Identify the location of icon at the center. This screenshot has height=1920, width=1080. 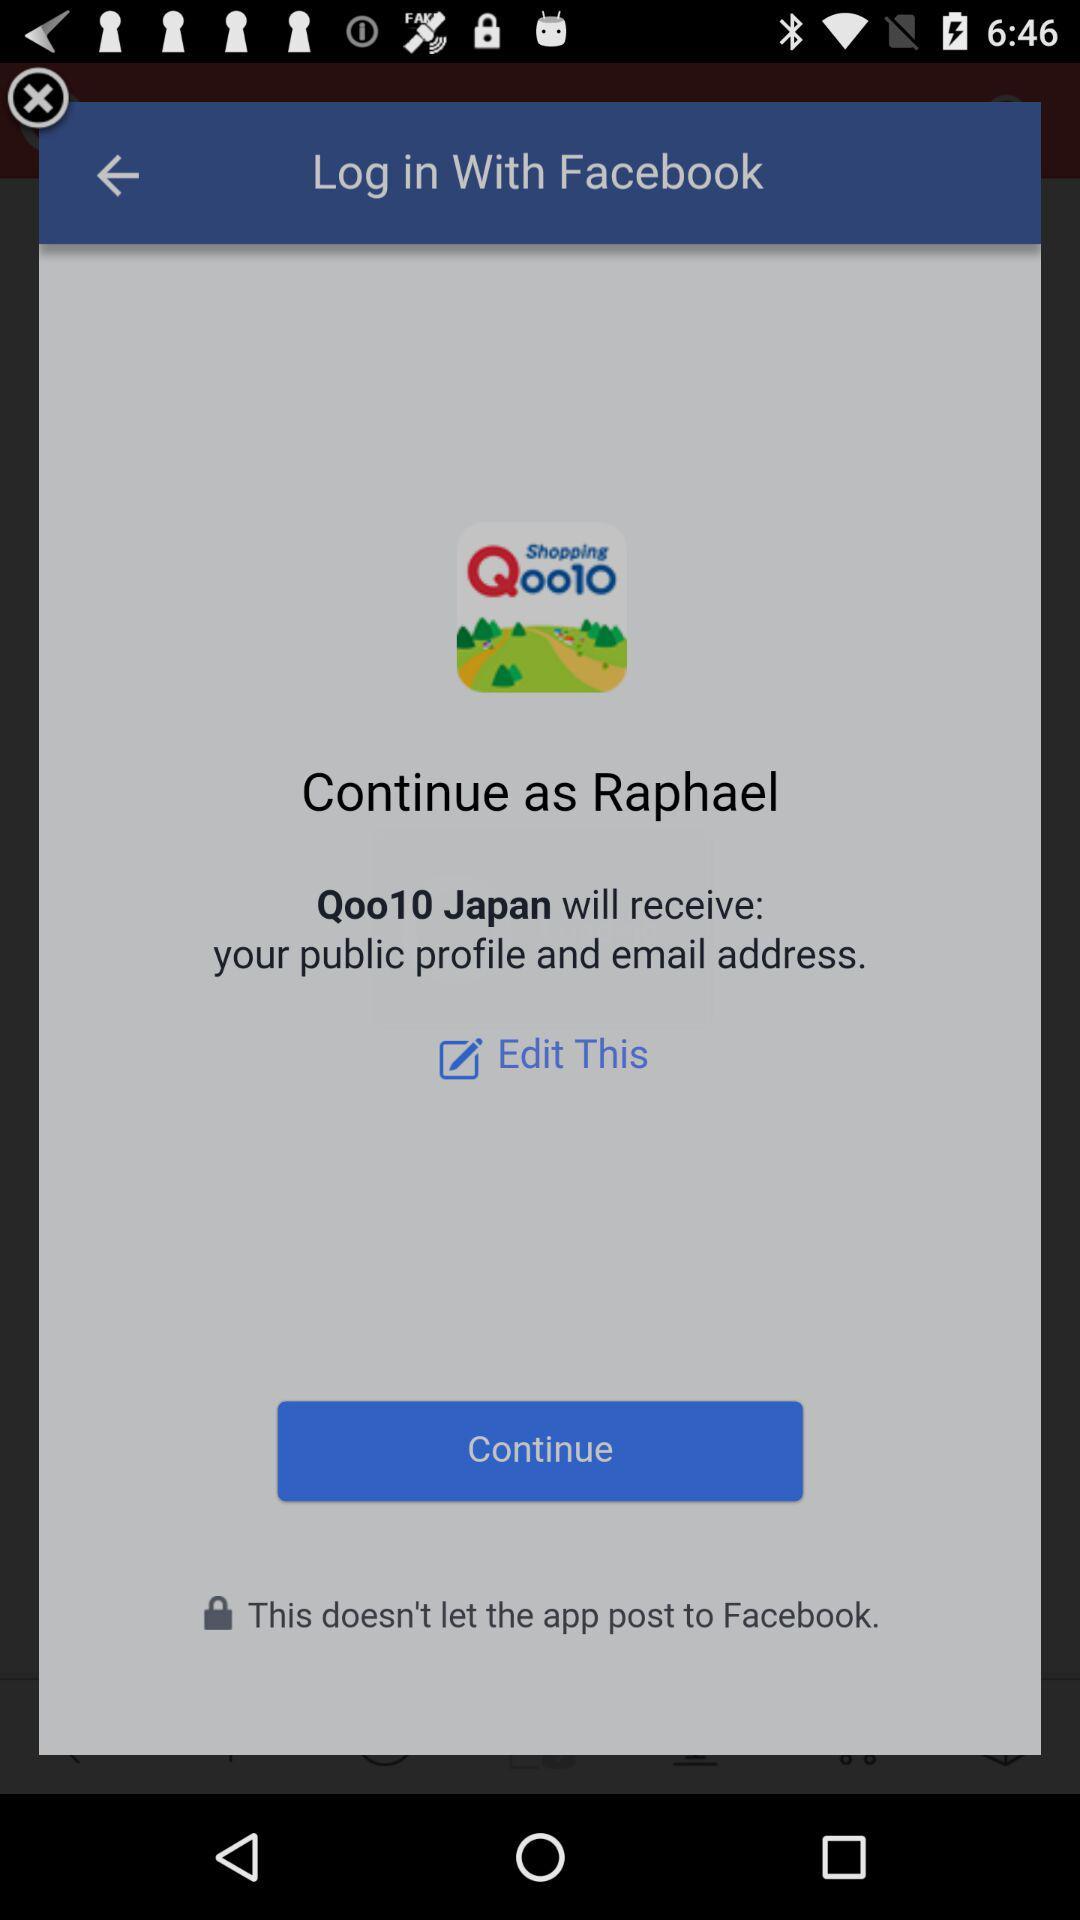
(540, 927).